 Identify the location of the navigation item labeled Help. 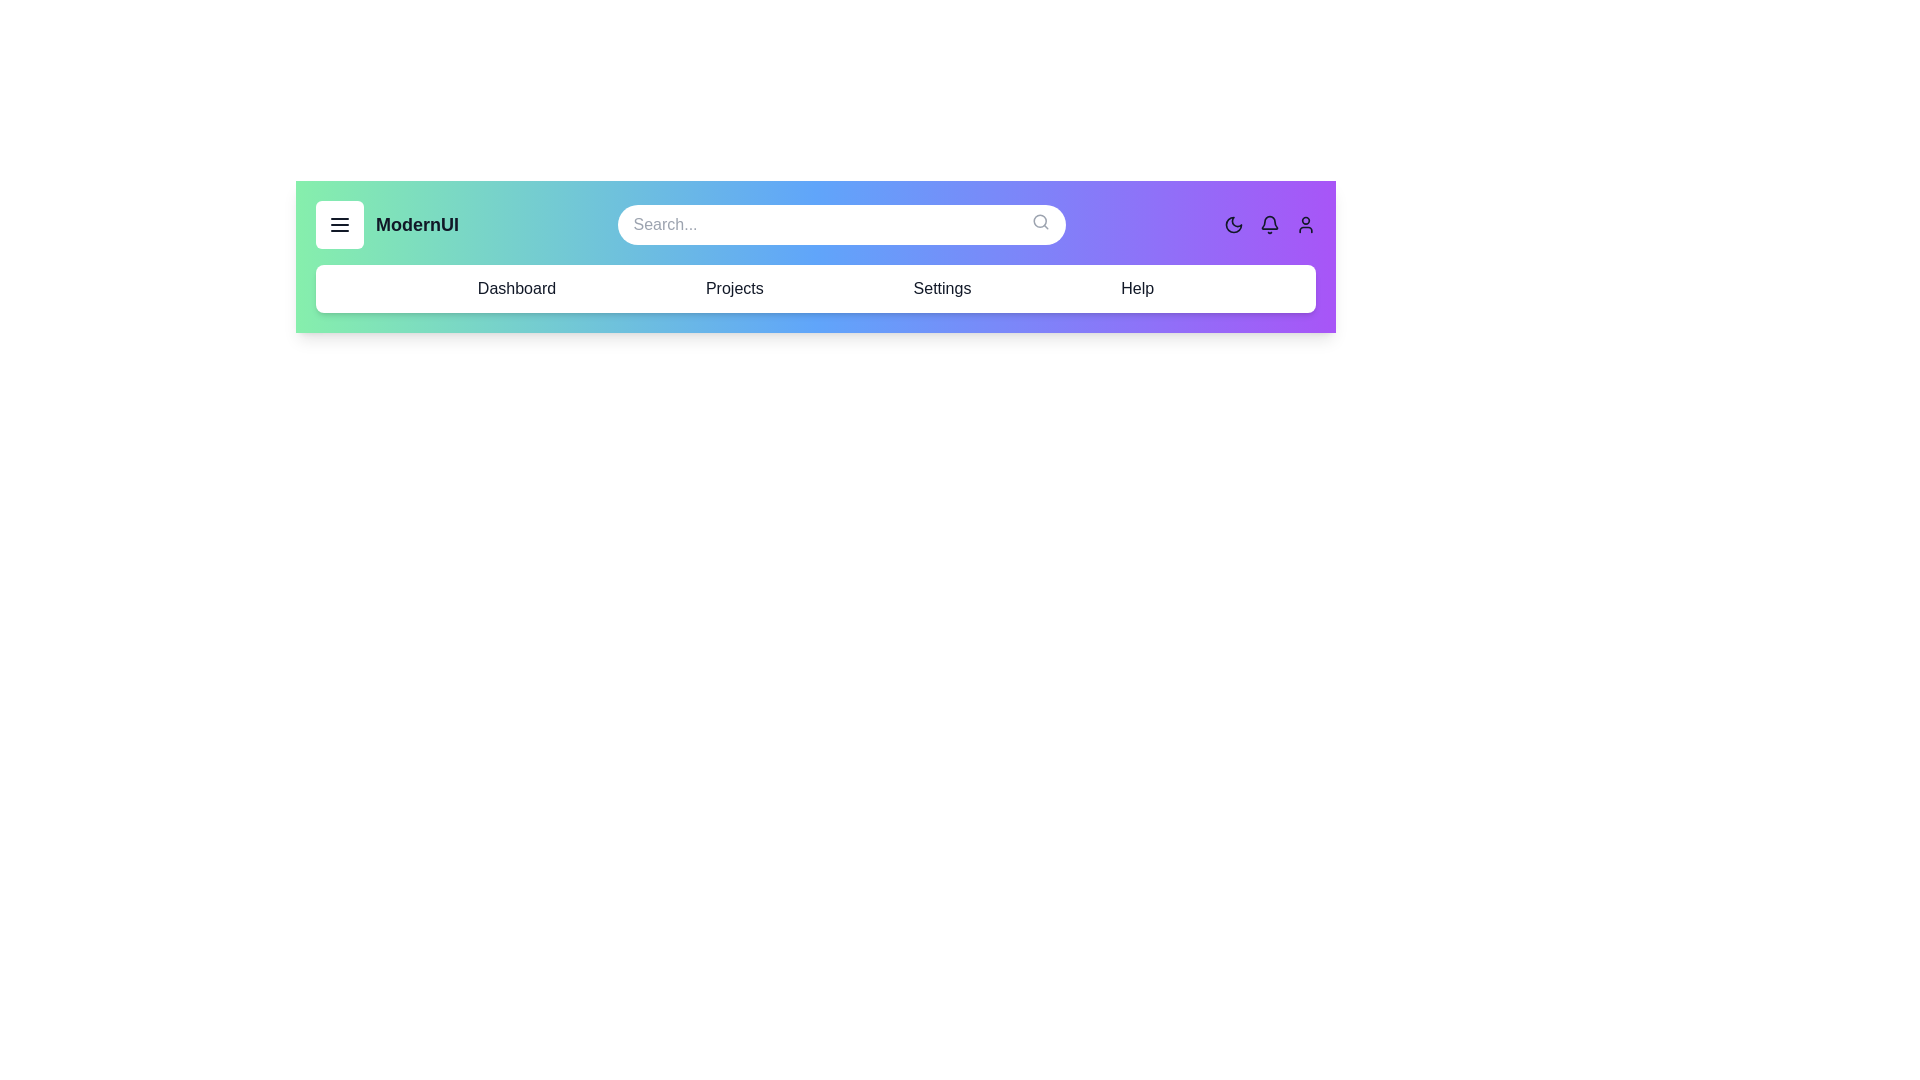
(1137, 289).